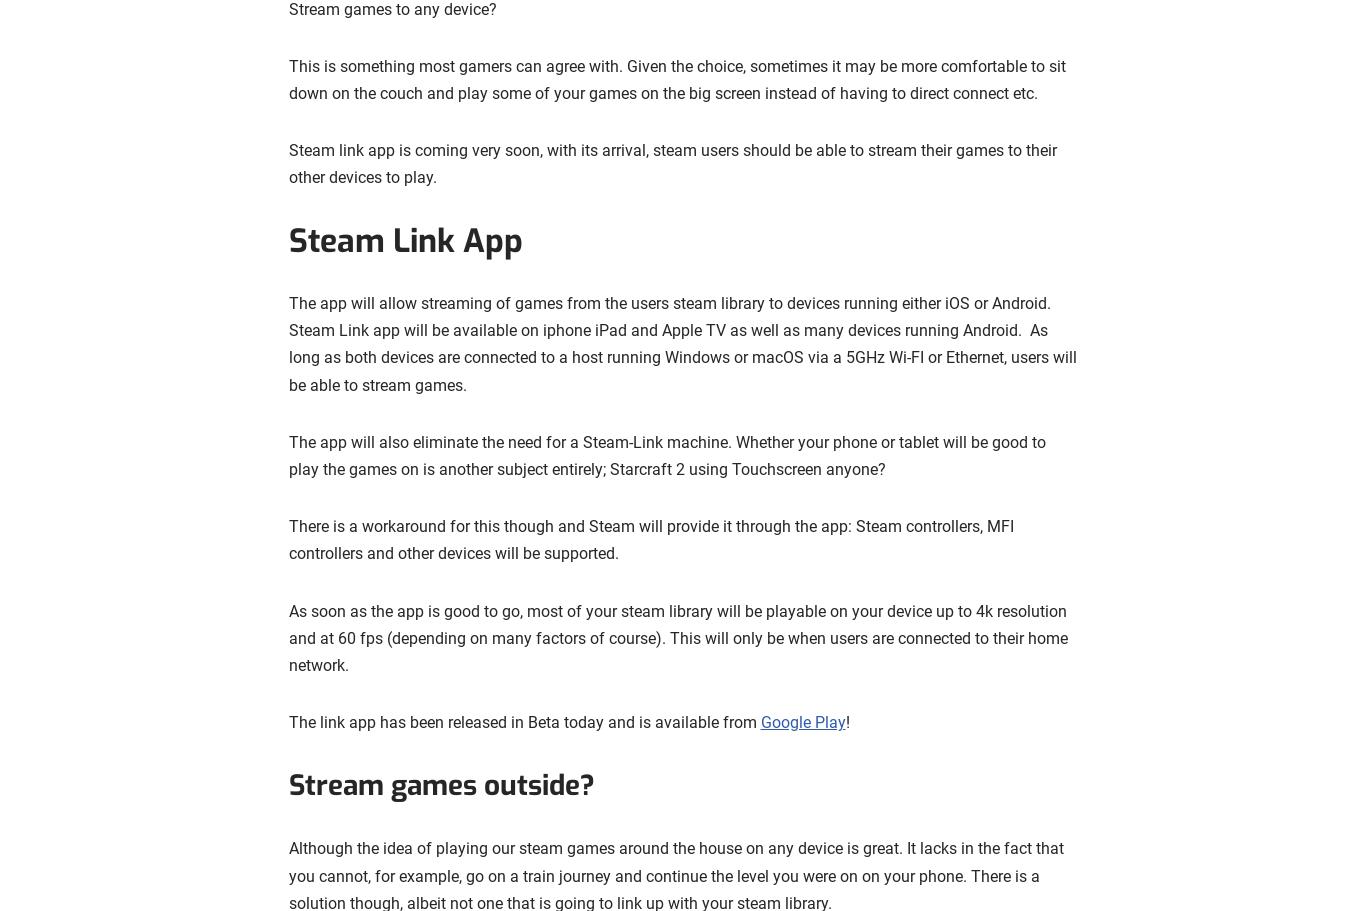 The height and width of the screenshot is (911, 1366). Describe the element at coordinates (649, 539) in the screenshot. I see `'There is a workaround for this though and Steam will provide it through the app: Steam controllers, MFI controllers and other devices will be supported.'` at that location.